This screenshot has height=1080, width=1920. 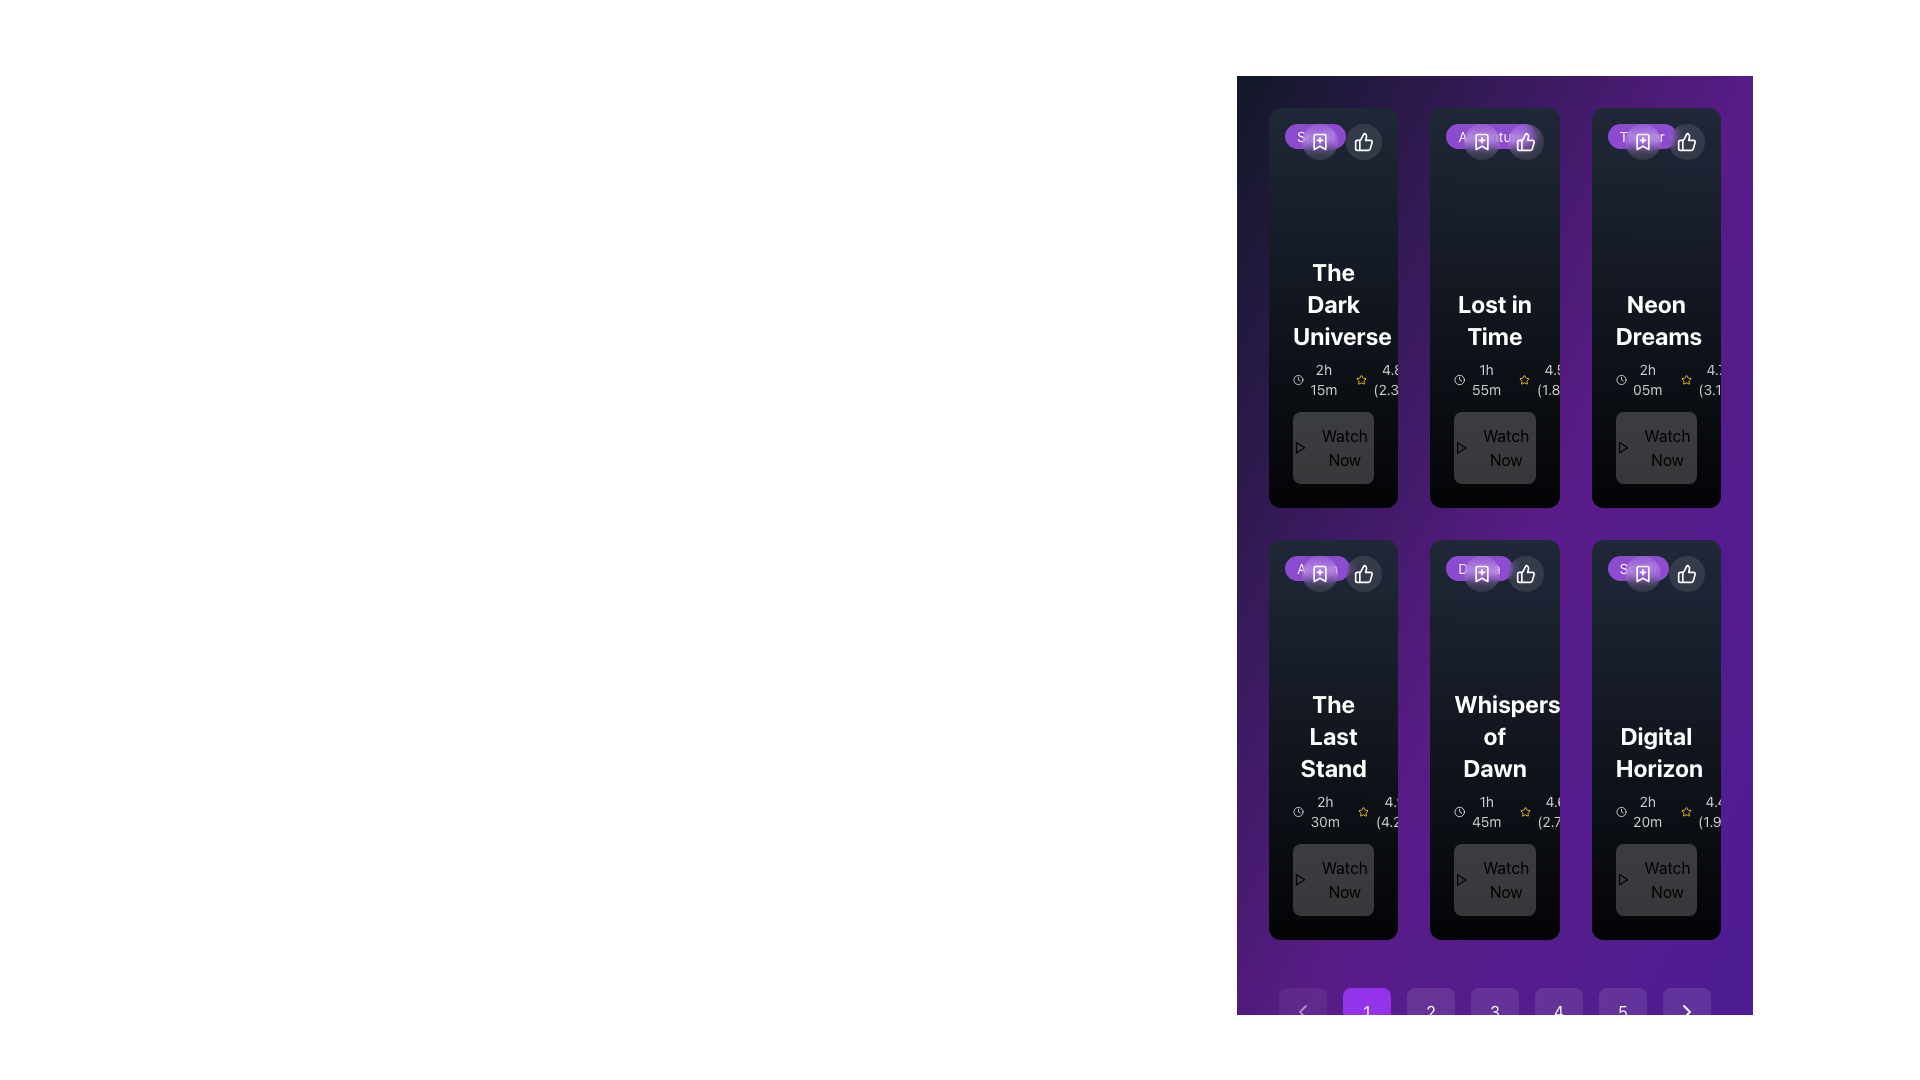 I want to click on the small bubble-like button labeled 'Action' with a purple background and white text, located at the top-left corner inside the card labeled 'The Last Stand', so click(x=1317, y=567).